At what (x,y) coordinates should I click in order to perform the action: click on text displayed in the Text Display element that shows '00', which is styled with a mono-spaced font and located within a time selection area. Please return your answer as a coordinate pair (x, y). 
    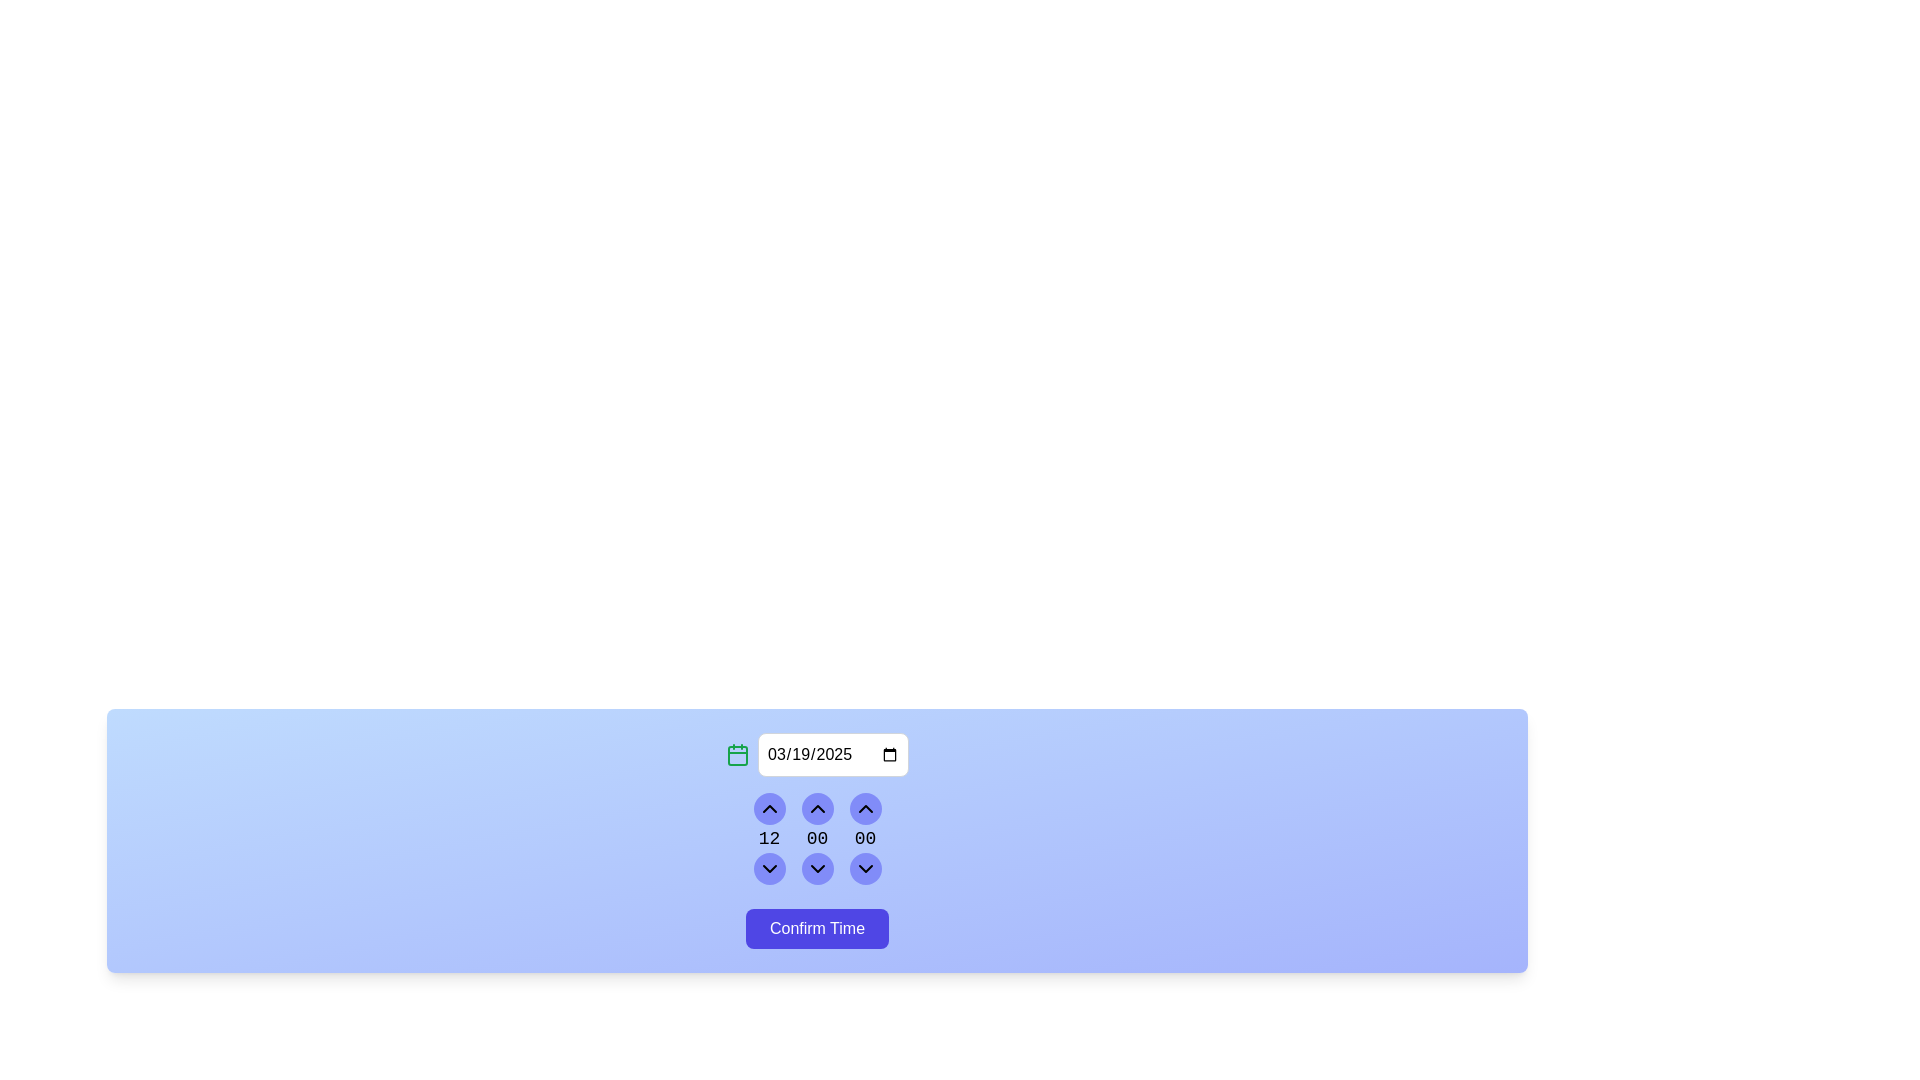
    Looking at the image, I should click on (865, 839).